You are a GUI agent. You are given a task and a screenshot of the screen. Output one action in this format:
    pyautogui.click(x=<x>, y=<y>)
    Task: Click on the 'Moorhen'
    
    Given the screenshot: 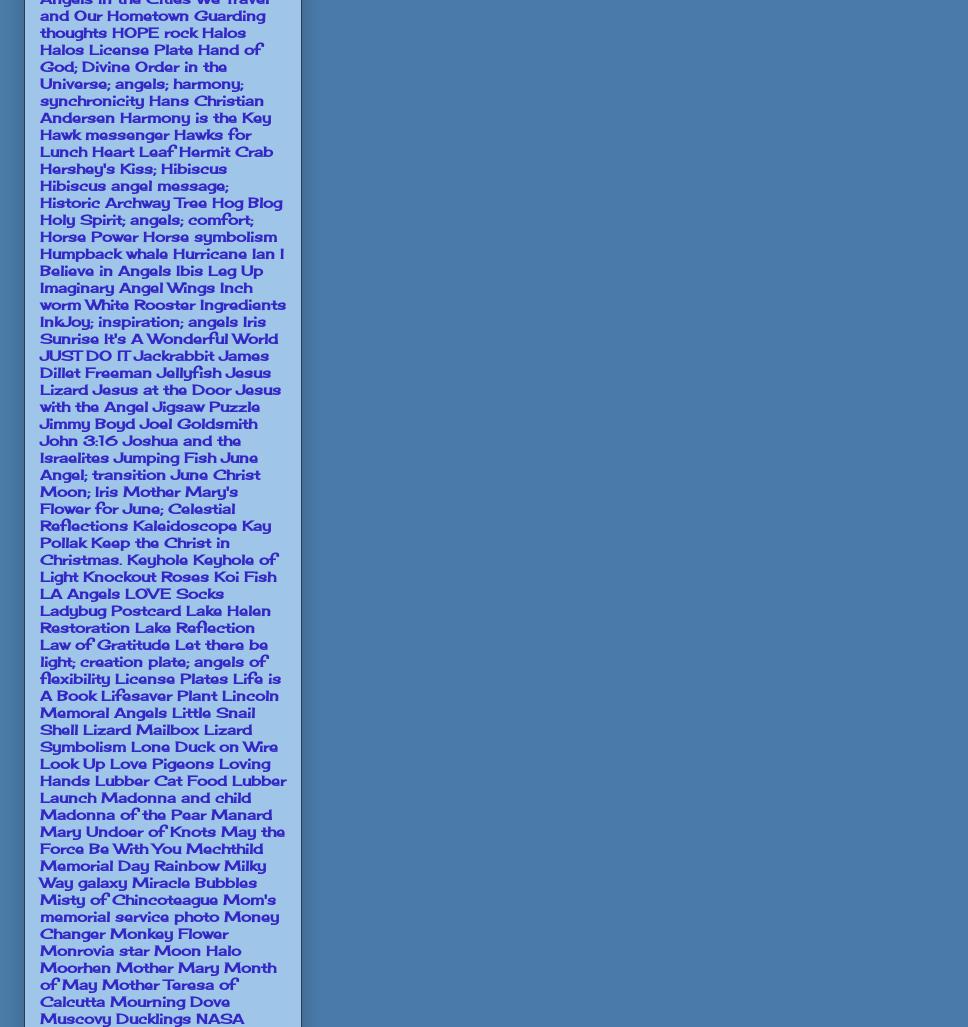 What is the action you would take?
    pyautogui.click(x=74, y=966)
    